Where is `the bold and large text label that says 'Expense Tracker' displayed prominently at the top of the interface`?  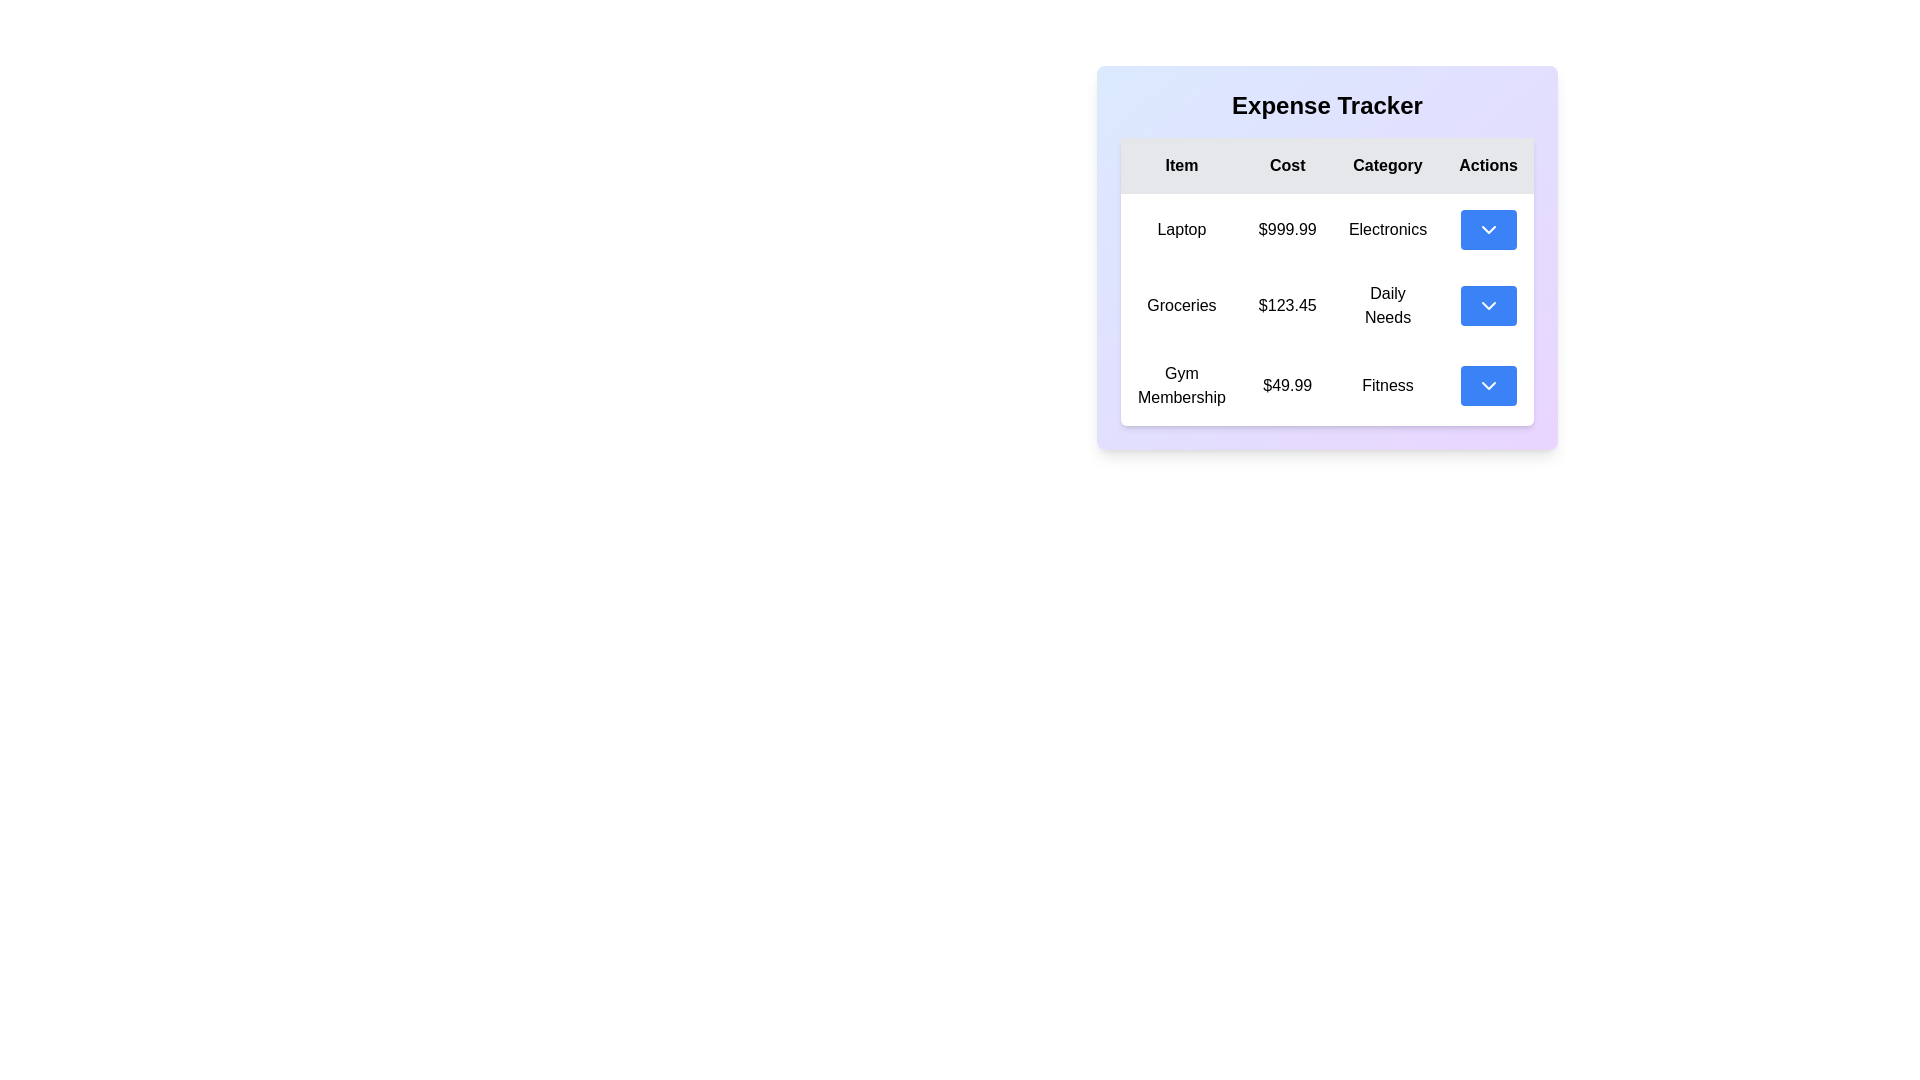 the bold and large text label that says 'Expense Tracker' displayed prominently at the top of the interface is located at coordinates (1327, 105).